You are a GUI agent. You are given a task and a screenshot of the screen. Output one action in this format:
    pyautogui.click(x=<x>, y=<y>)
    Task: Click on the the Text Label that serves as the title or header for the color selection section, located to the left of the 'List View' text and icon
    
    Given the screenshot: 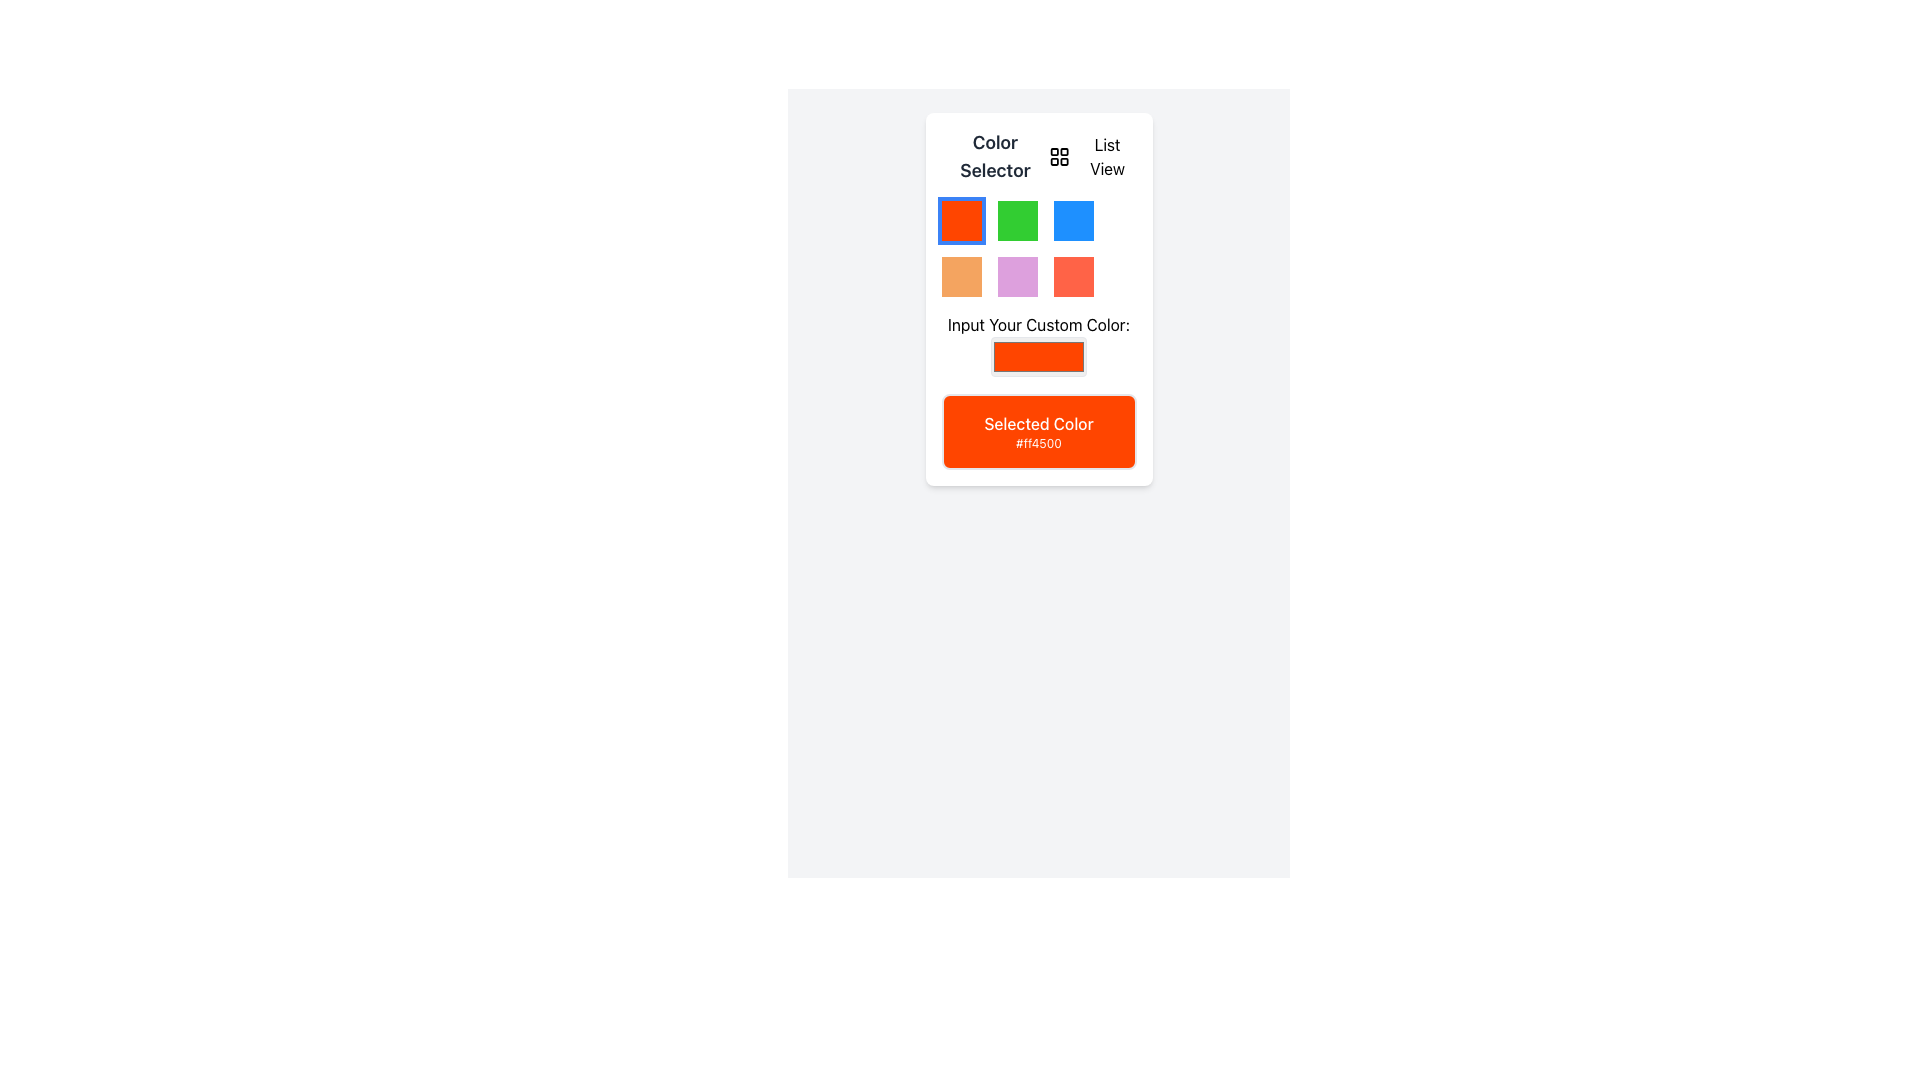 What is the action you would take?
    pyautogui.click(x=995, y=156)
    